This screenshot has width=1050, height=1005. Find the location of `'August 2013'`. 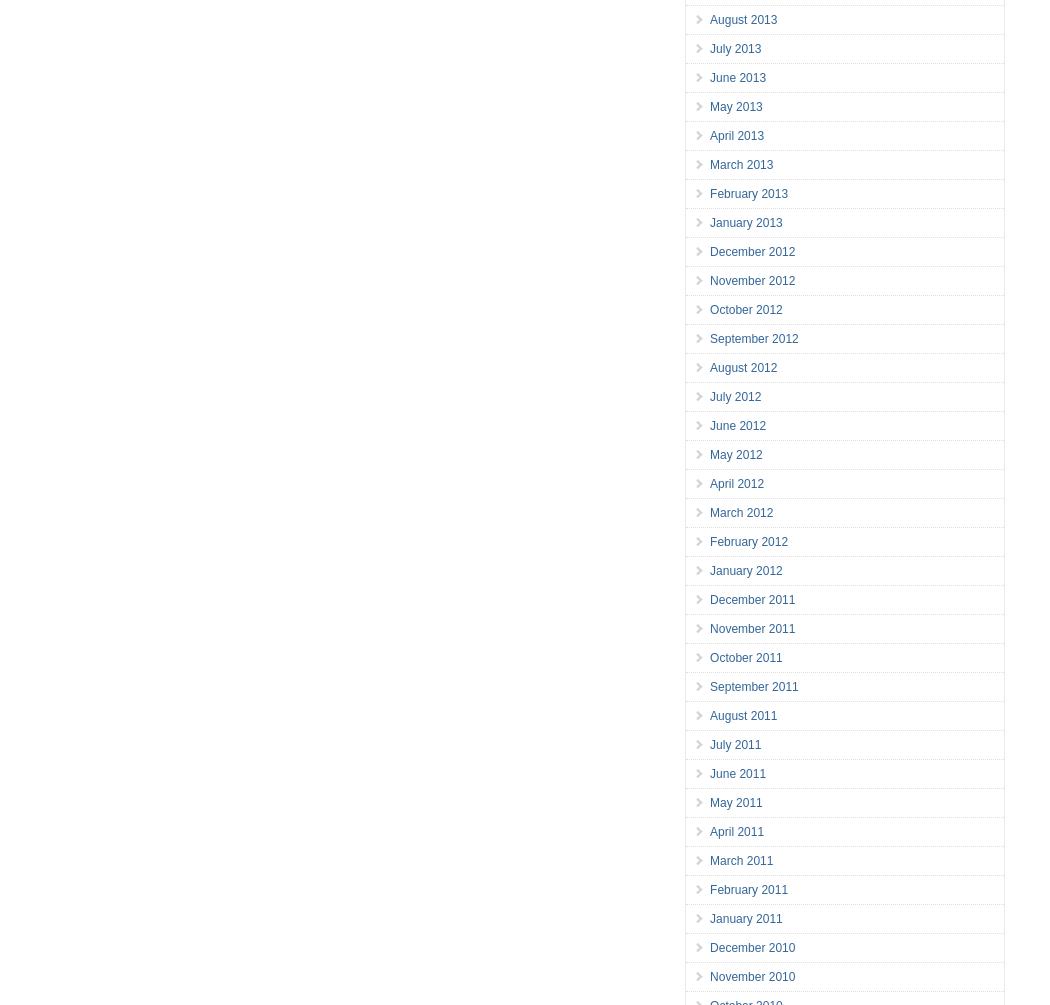

'August 2013' is located at coordinates (742, 19).